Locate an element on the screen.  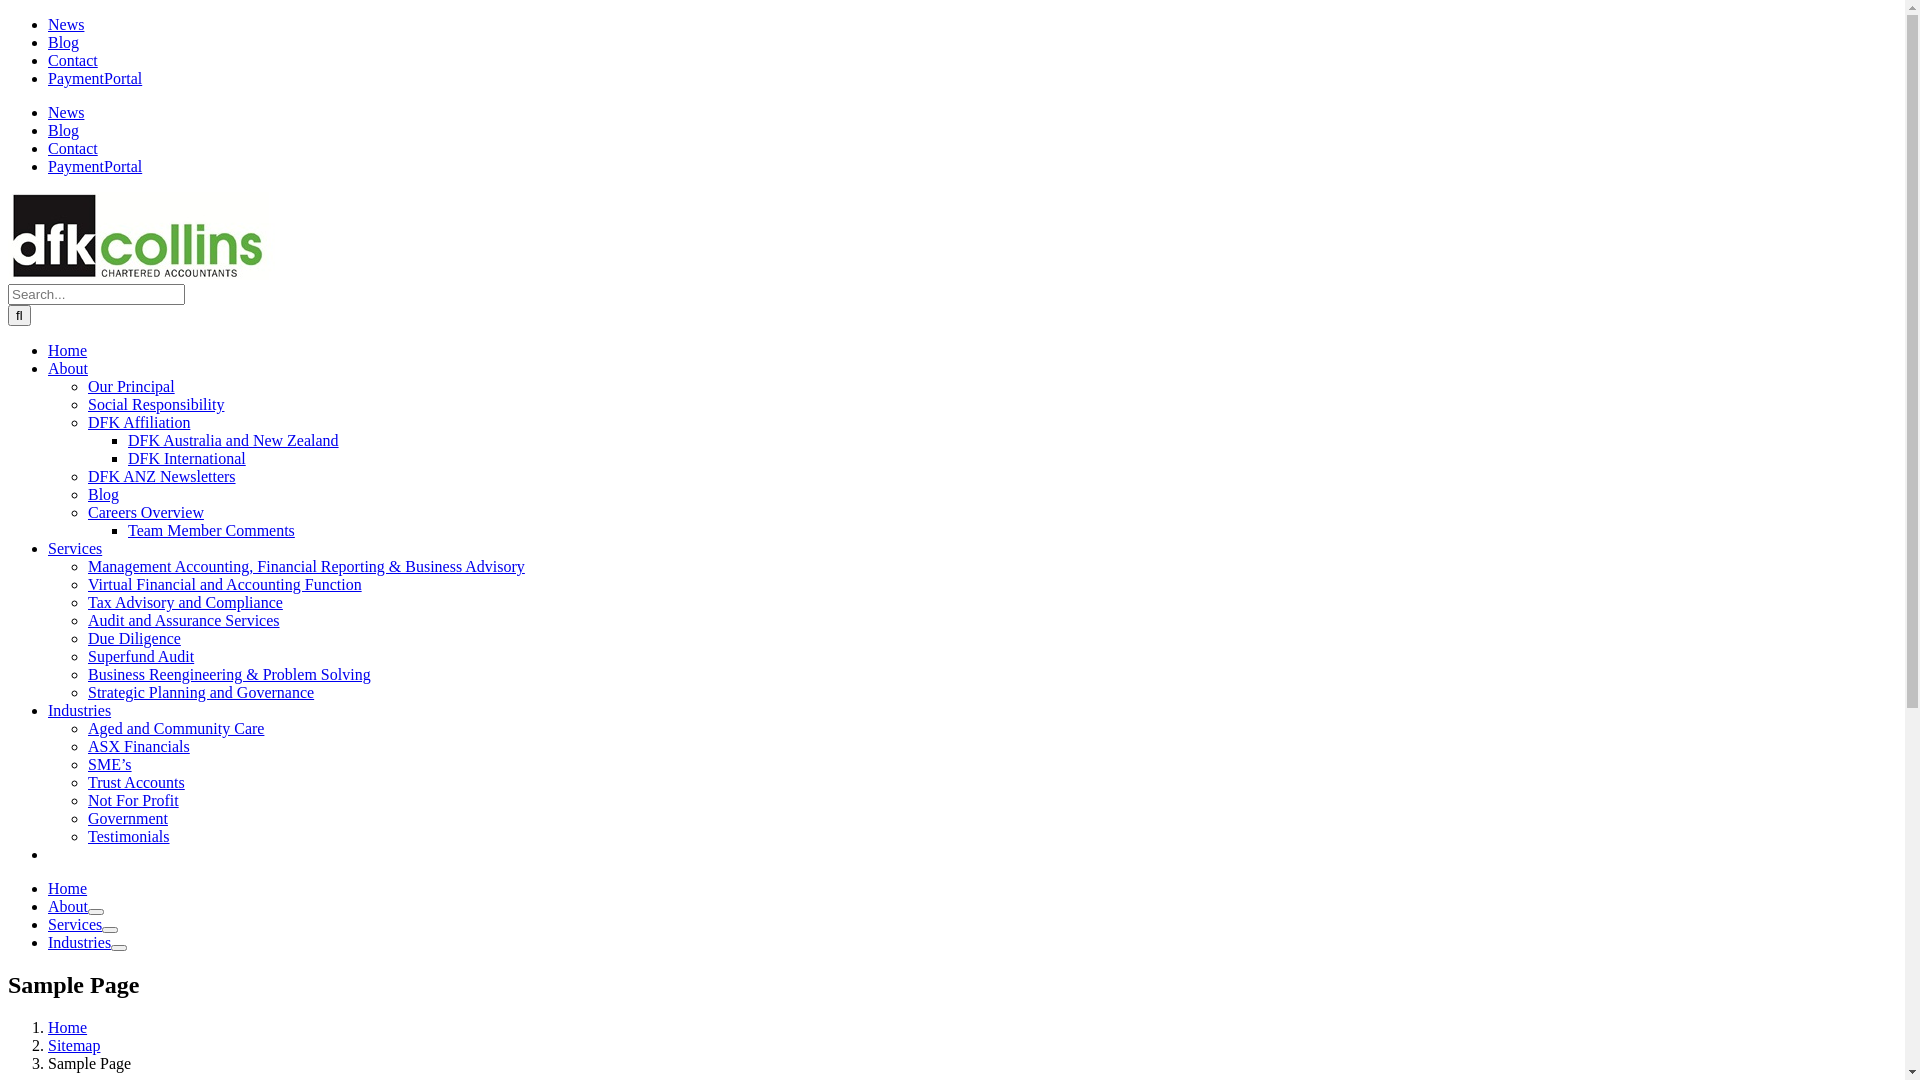
'Our Principal' is located at coordinates (130, 386).